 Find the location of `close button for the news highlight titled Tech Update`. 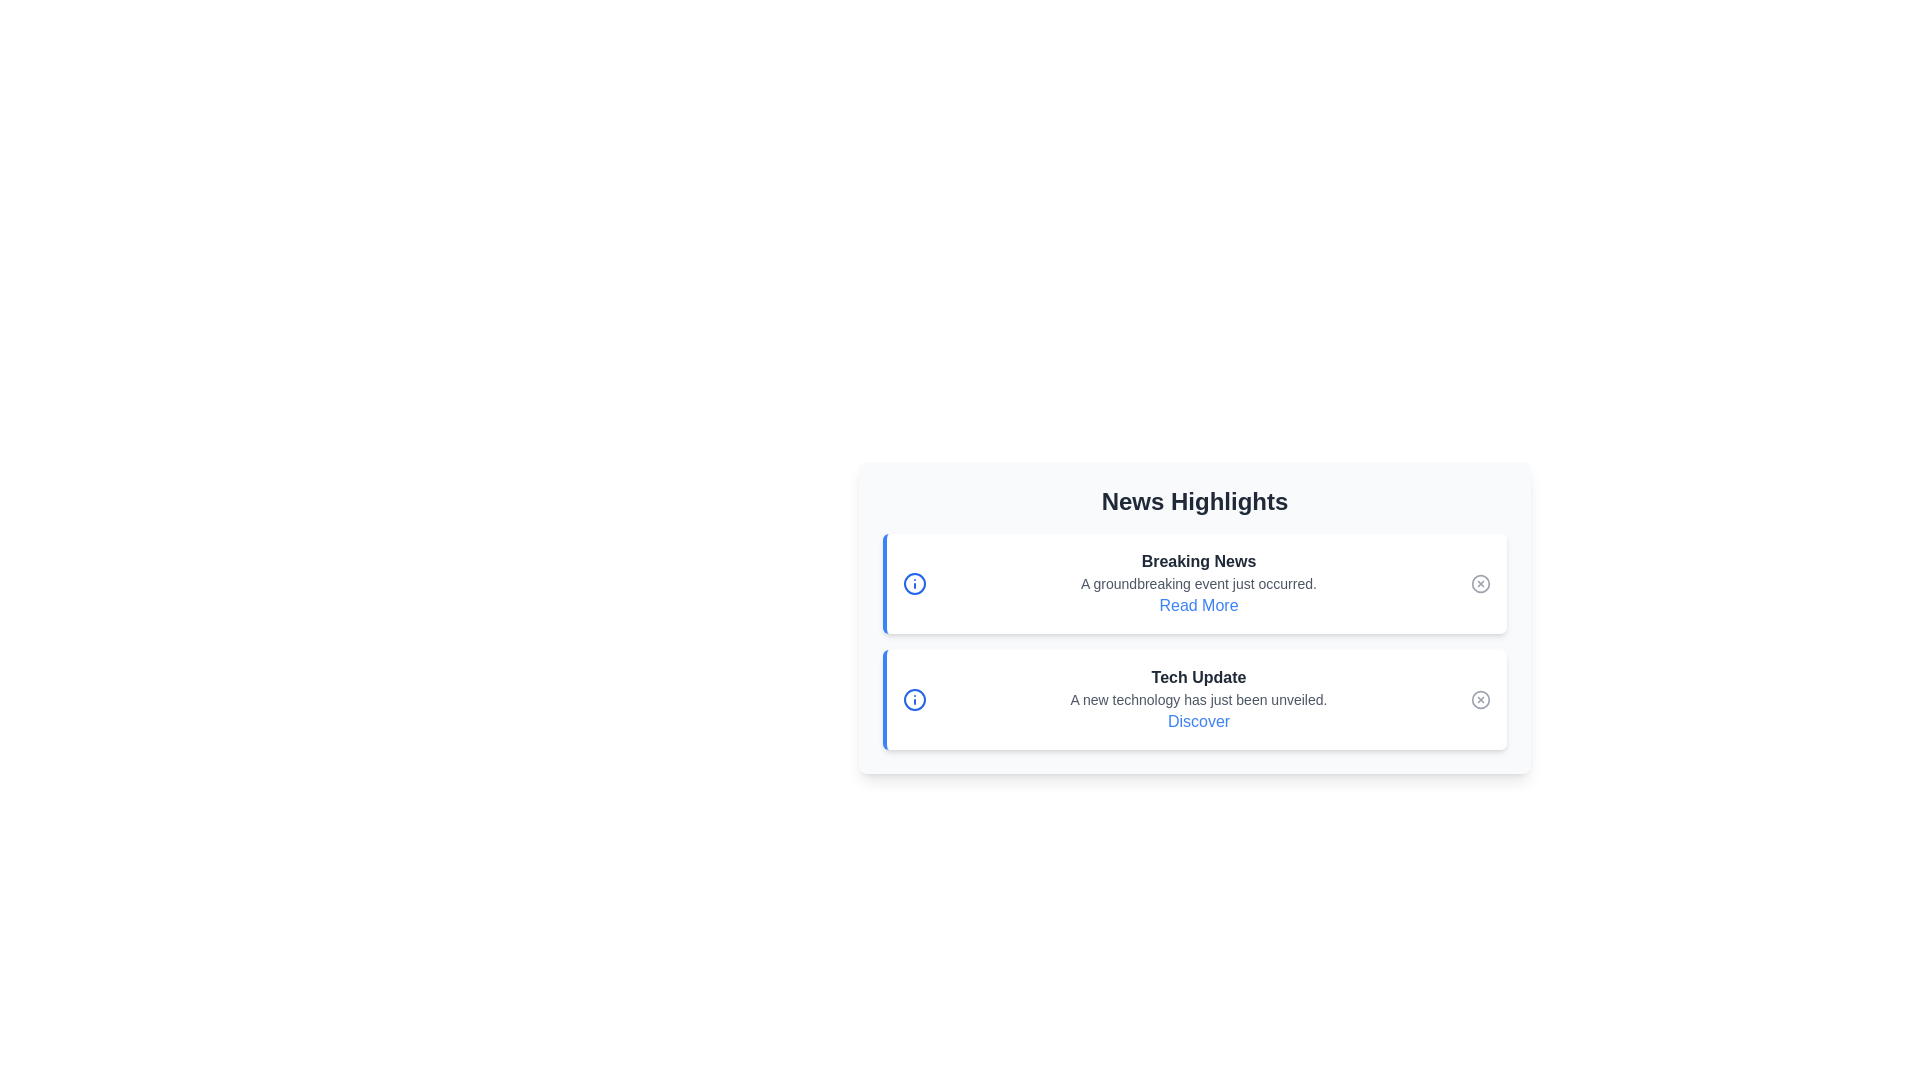

close button for the news highlight titled Tech Update is located at coordinates (1481, 698).